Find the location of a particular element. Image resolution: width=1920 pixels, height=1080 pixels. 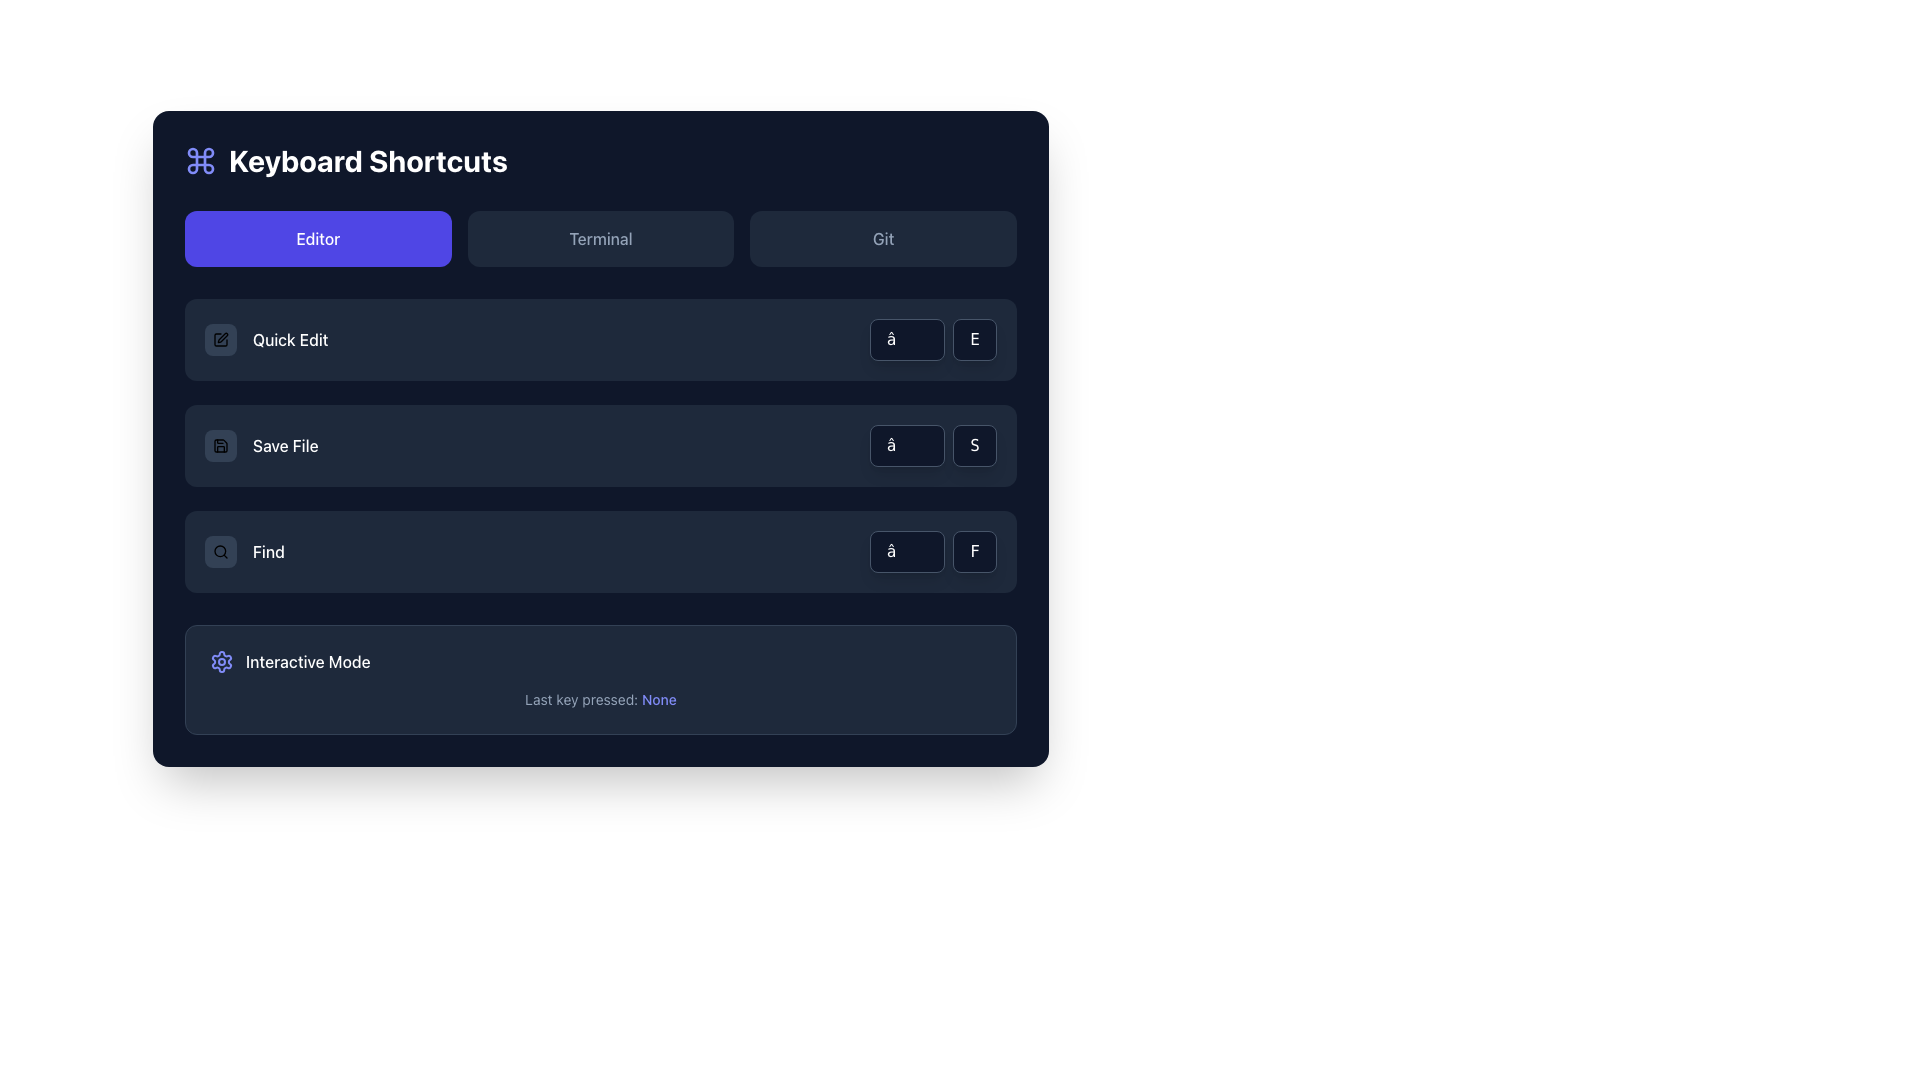

the square-shaped save icon with a dark background and rounded border, located to the left of the 'Save File' text is located at coordinates (220, 445).